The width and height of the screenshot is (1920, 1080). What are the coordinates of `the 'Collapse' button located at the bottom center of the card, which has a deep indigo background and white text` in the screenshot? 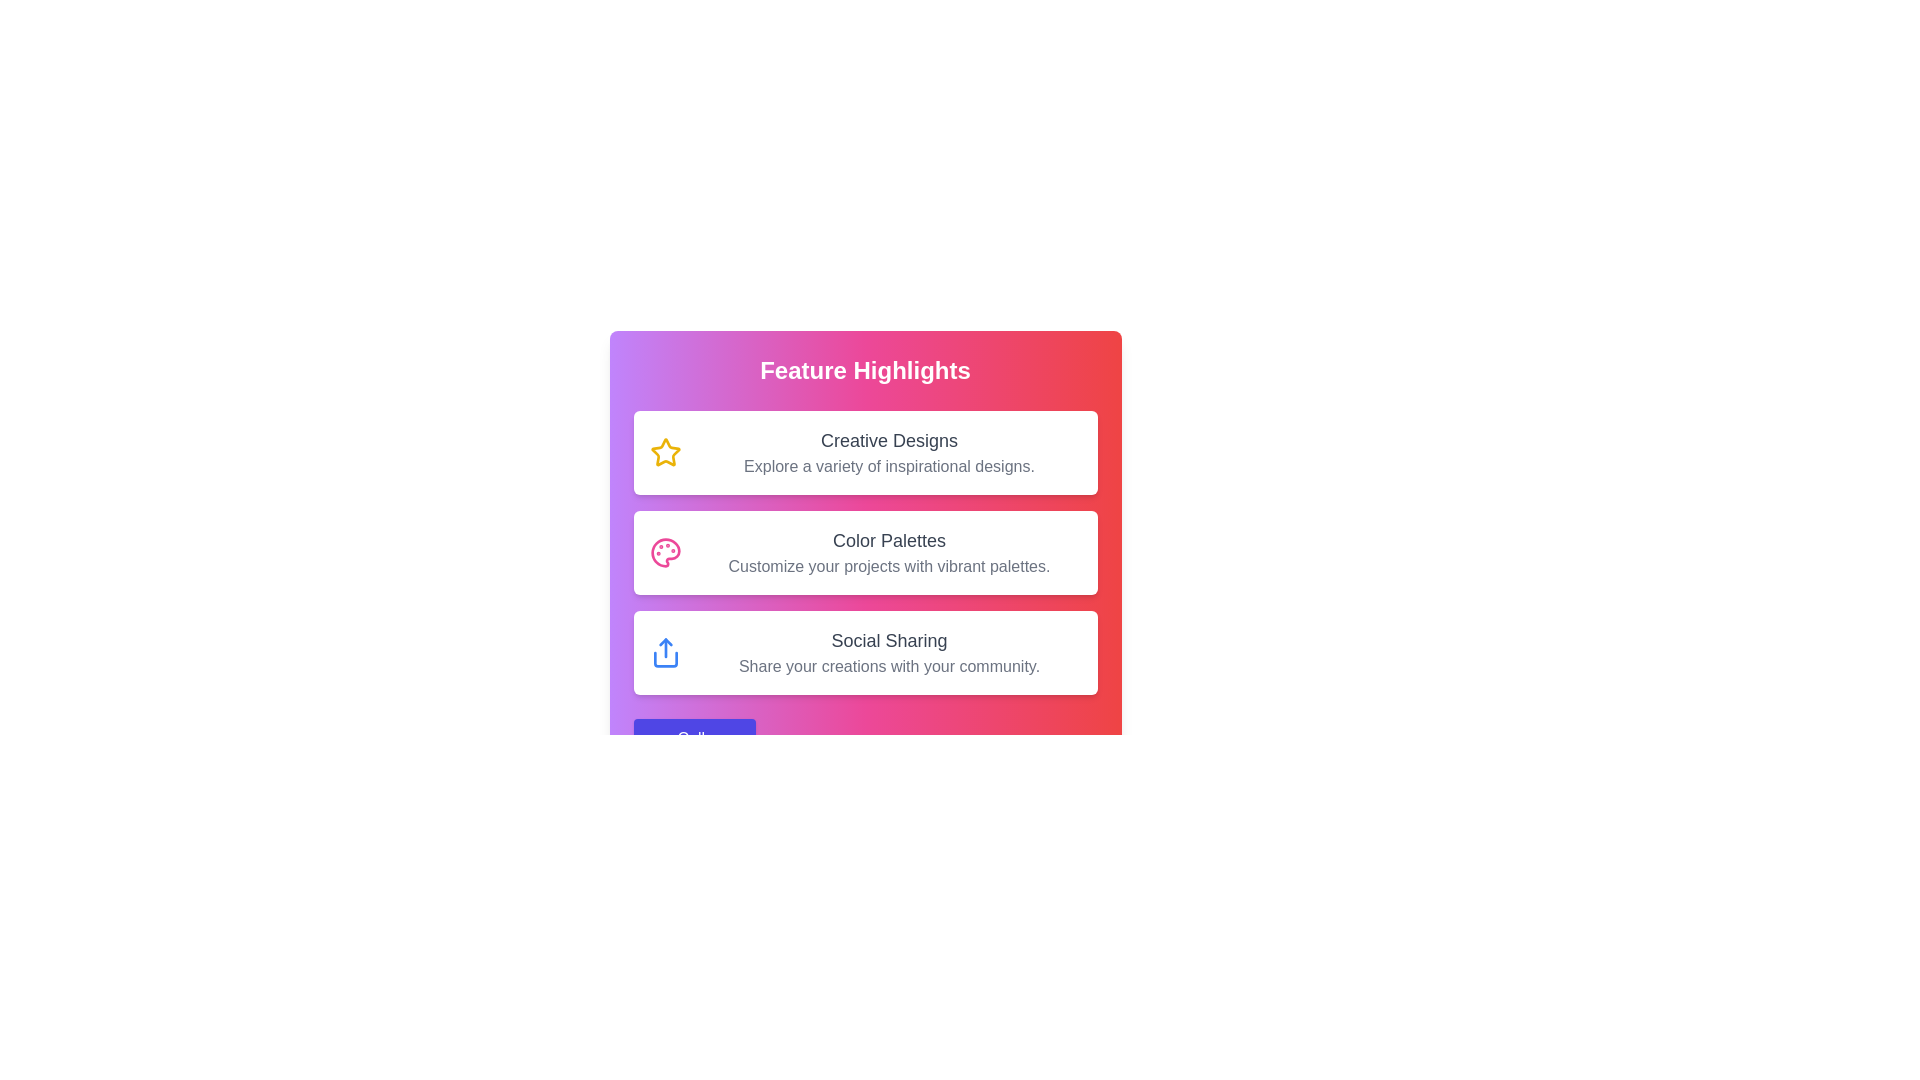 It's located at (865, 739).